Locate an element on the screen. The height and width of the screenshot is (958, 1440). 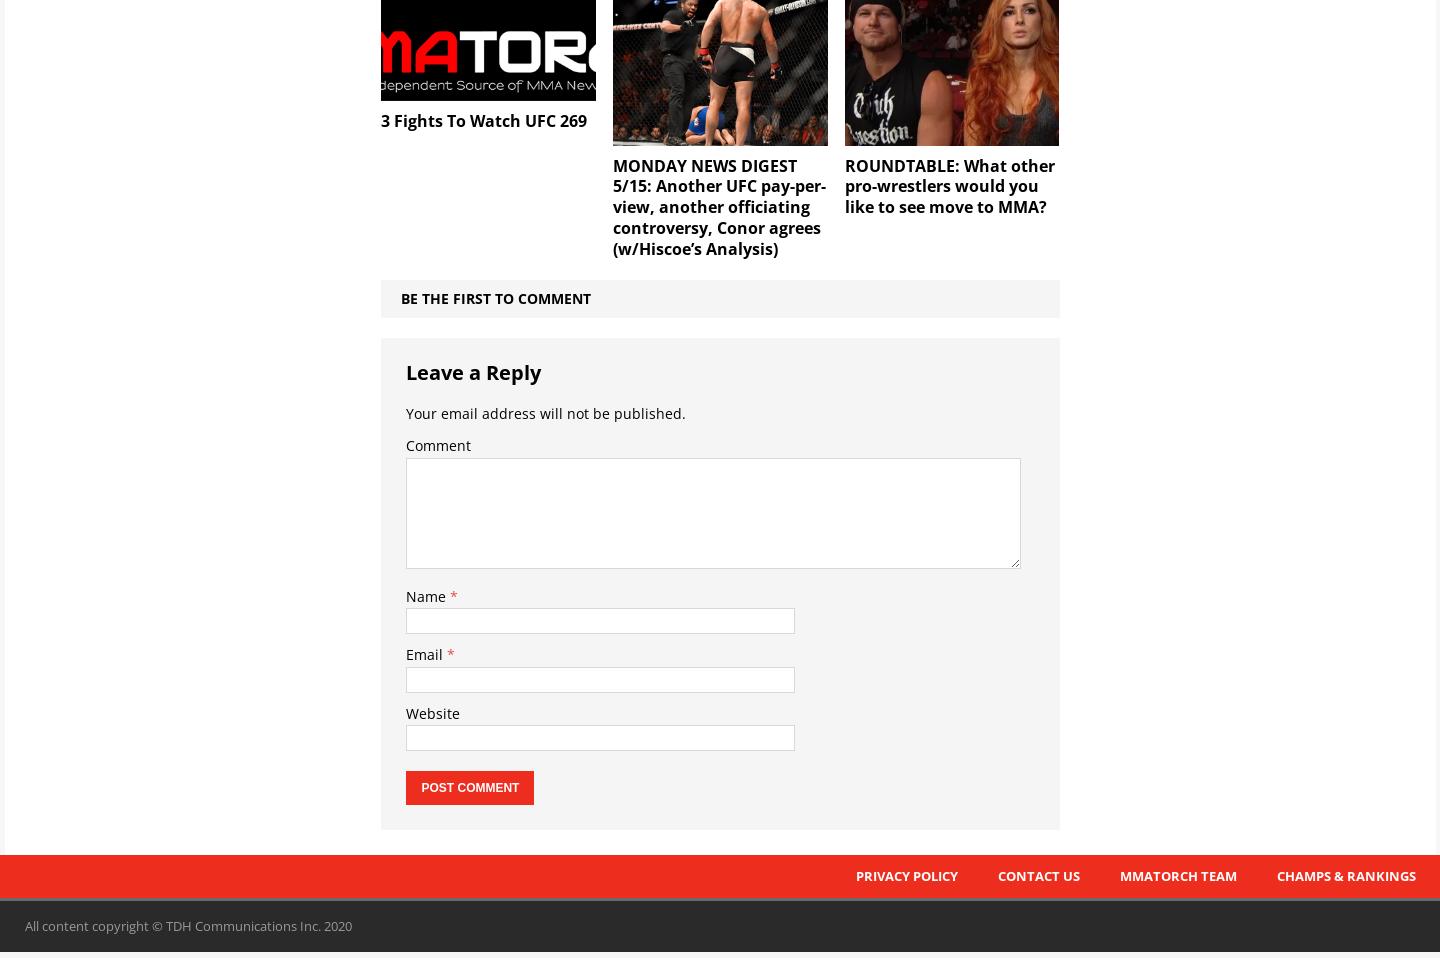
'3 Fights To Watch UFC 269' is located at coordinates (482, 120).